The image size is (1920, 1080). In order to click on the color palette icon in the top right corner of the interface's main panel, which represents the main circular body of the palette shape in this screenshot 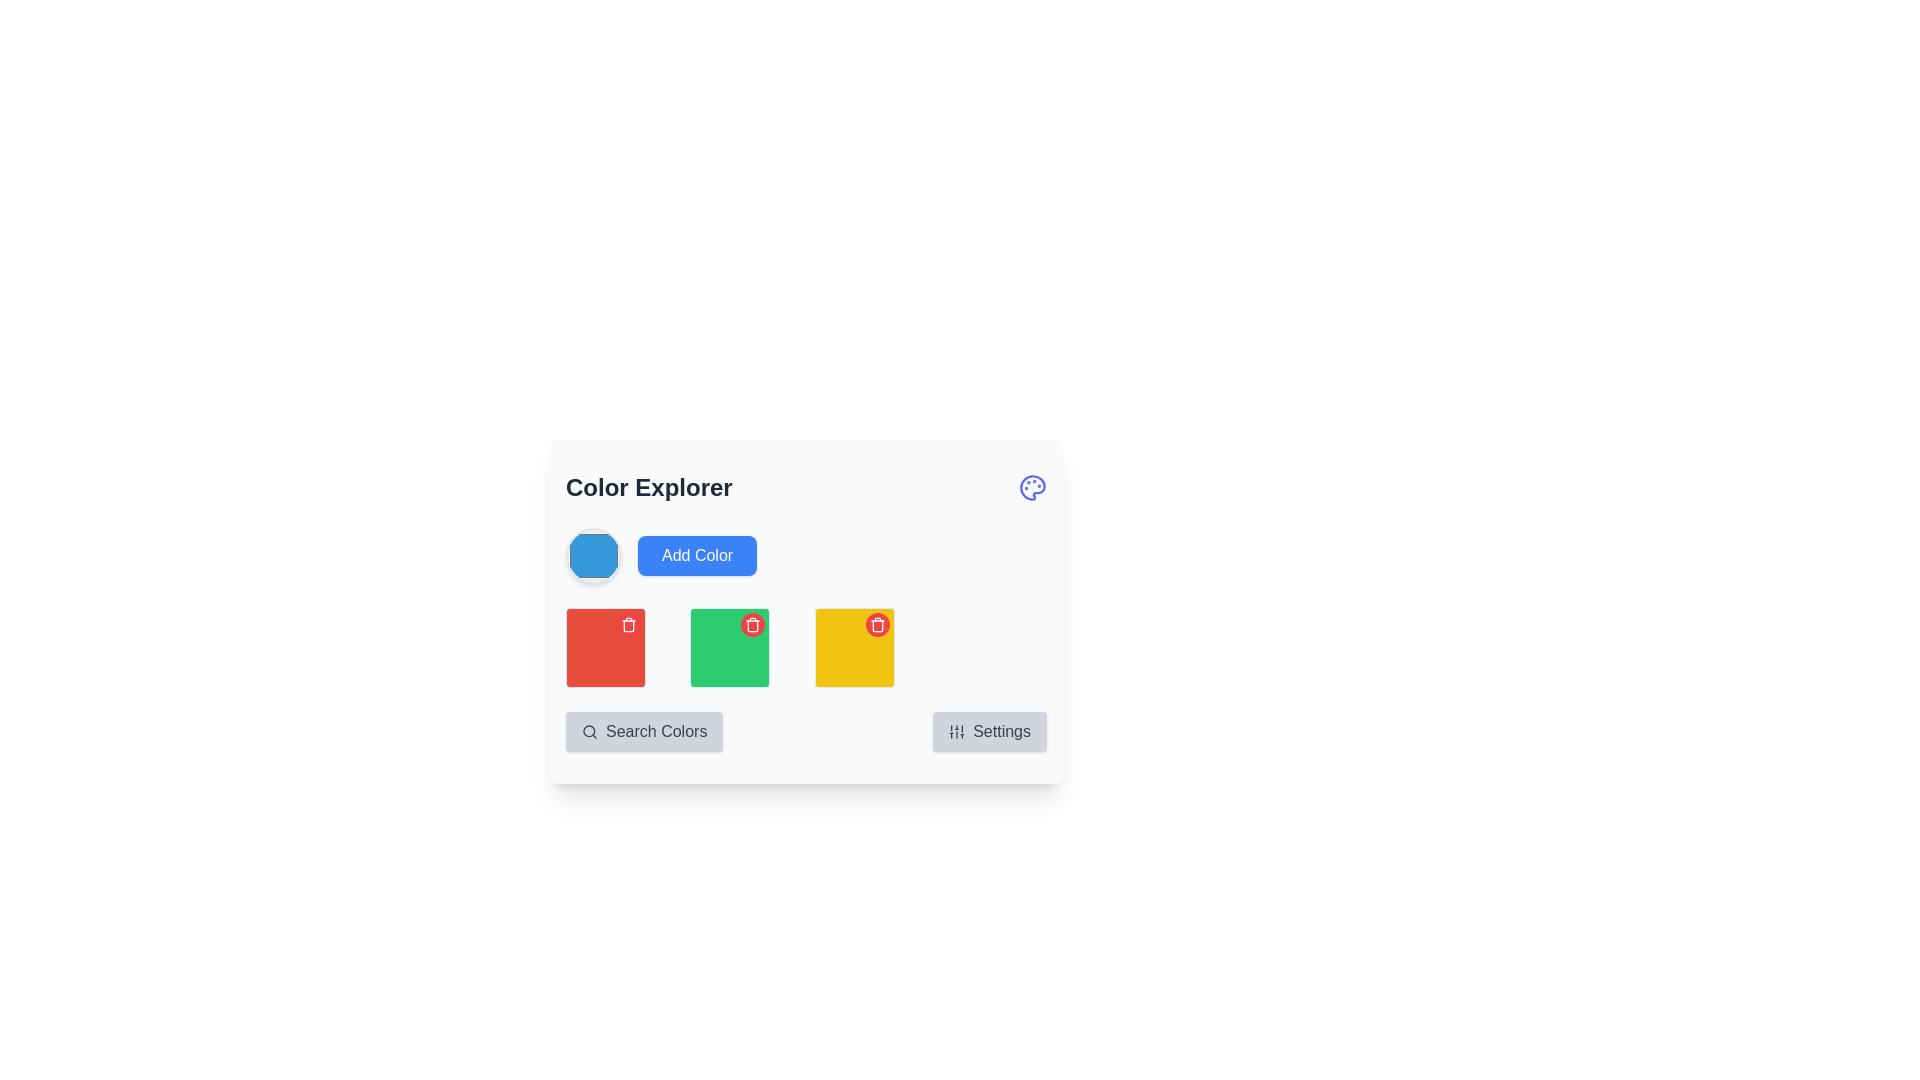, I will do `click(1032, 488)`.